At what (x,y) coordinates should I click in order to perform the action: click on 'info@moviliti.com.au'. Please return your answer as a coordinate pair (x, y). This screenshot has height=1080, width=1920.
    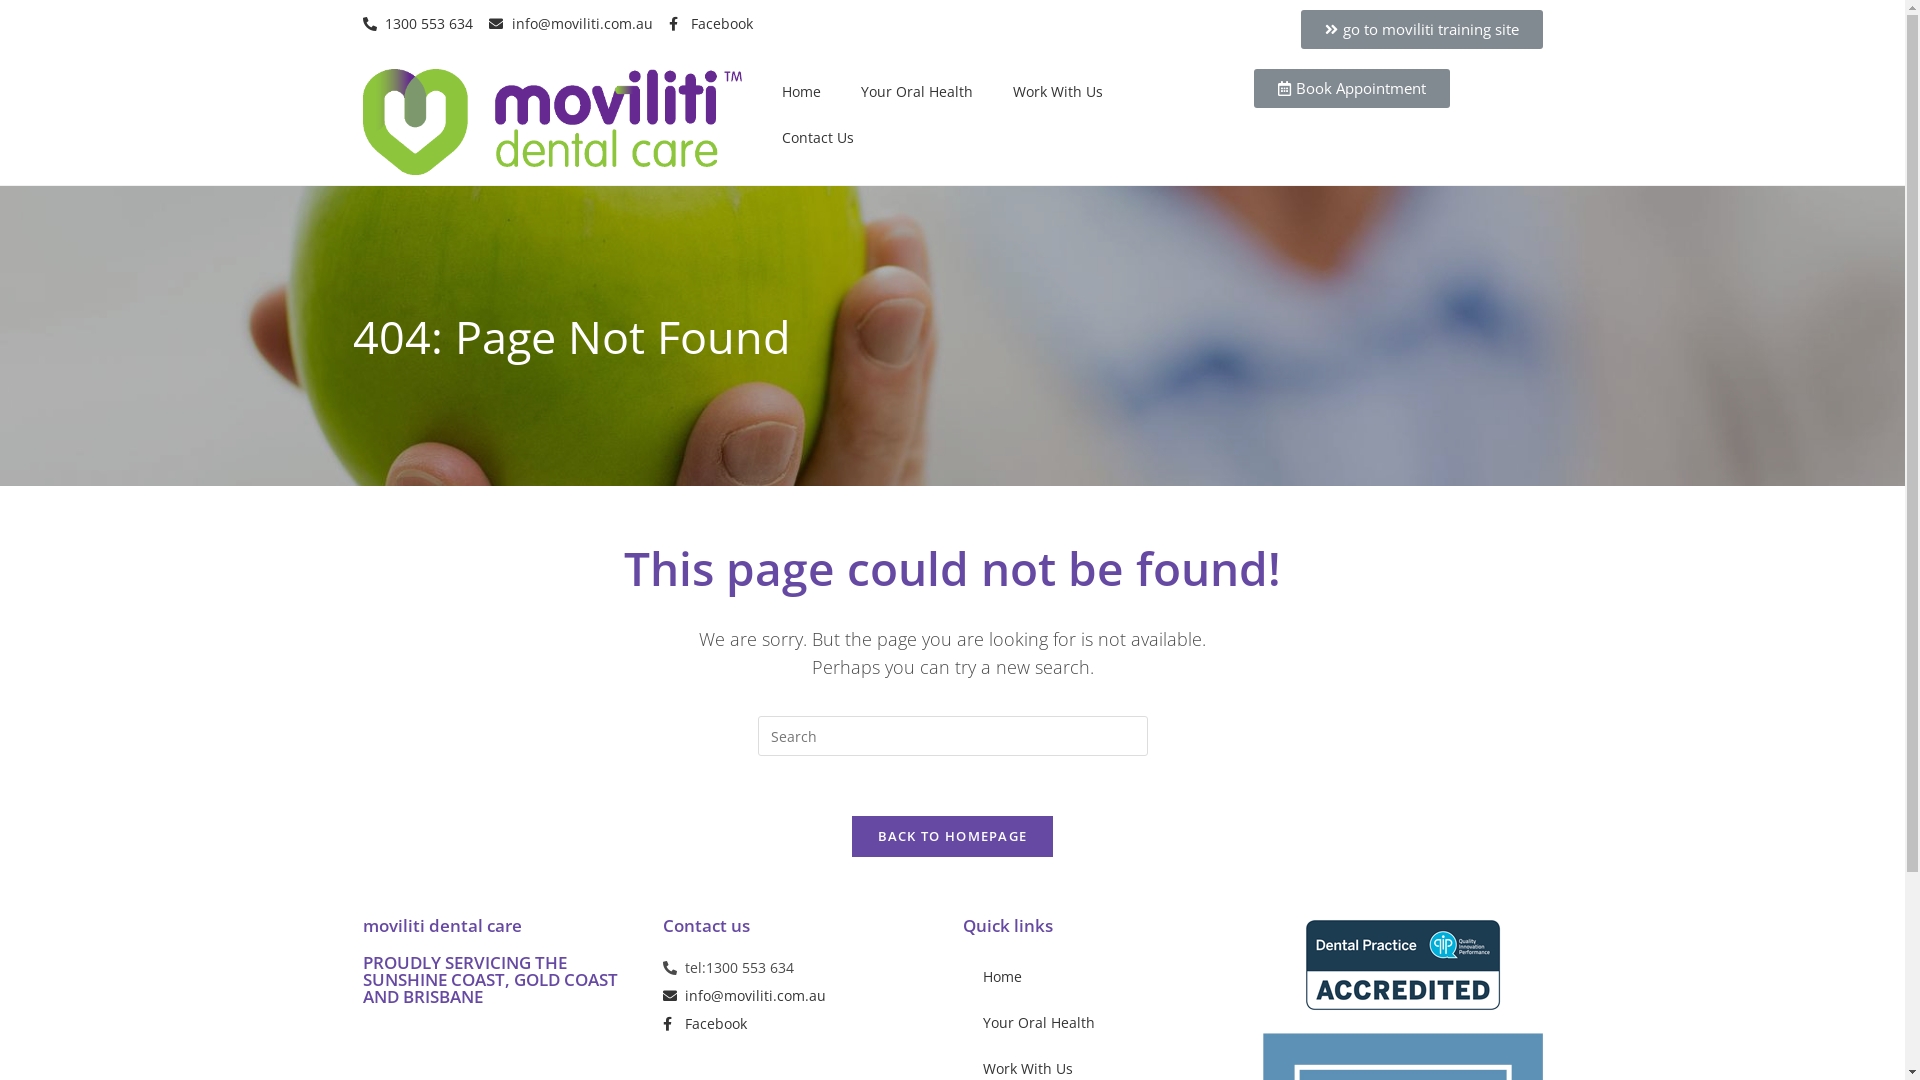
    Looking at the image, I should click on (570, 23).